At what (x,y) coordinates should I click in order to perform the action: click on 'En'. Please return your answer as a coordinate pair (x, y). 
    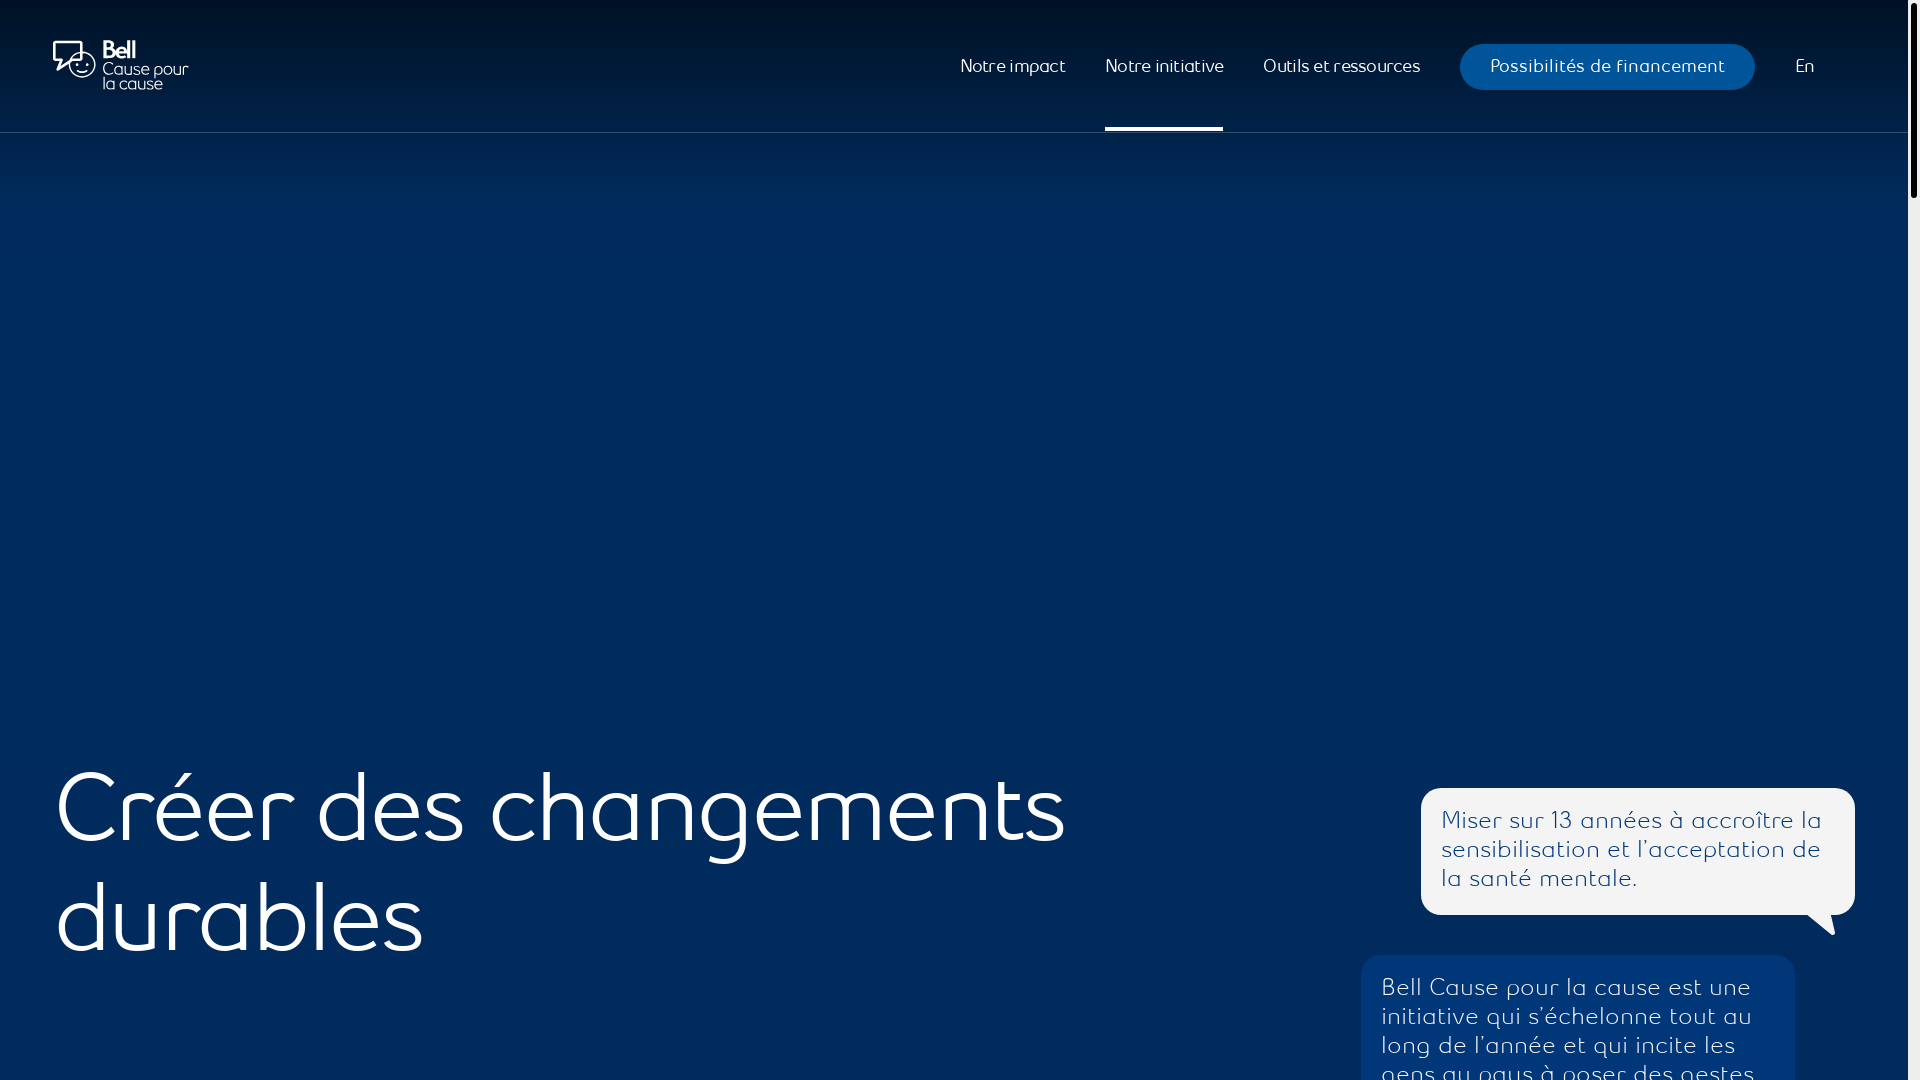
    Looking at the image, I should click on (1804, 65).